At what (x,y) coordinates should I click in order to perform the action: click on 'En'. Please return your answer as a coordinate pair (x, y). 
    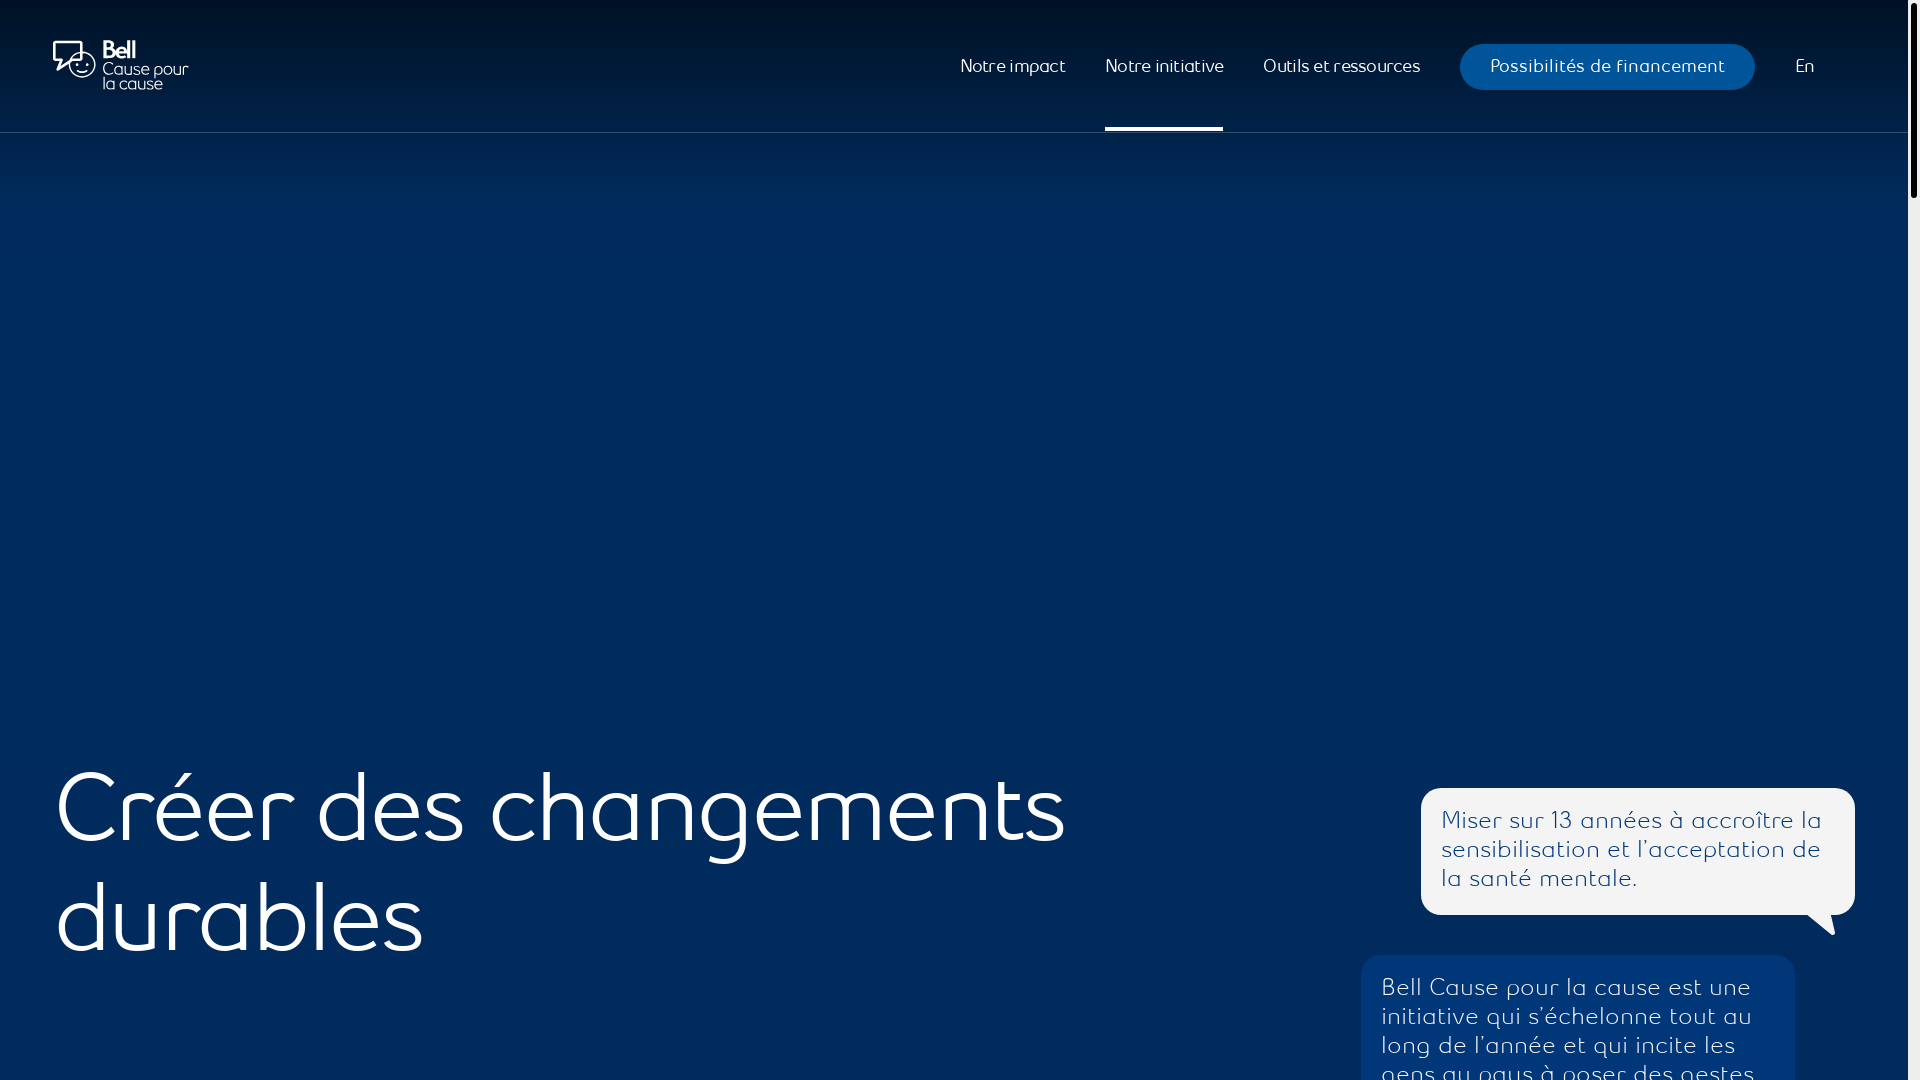
    Looking at the image, I should click on (1804, 65).